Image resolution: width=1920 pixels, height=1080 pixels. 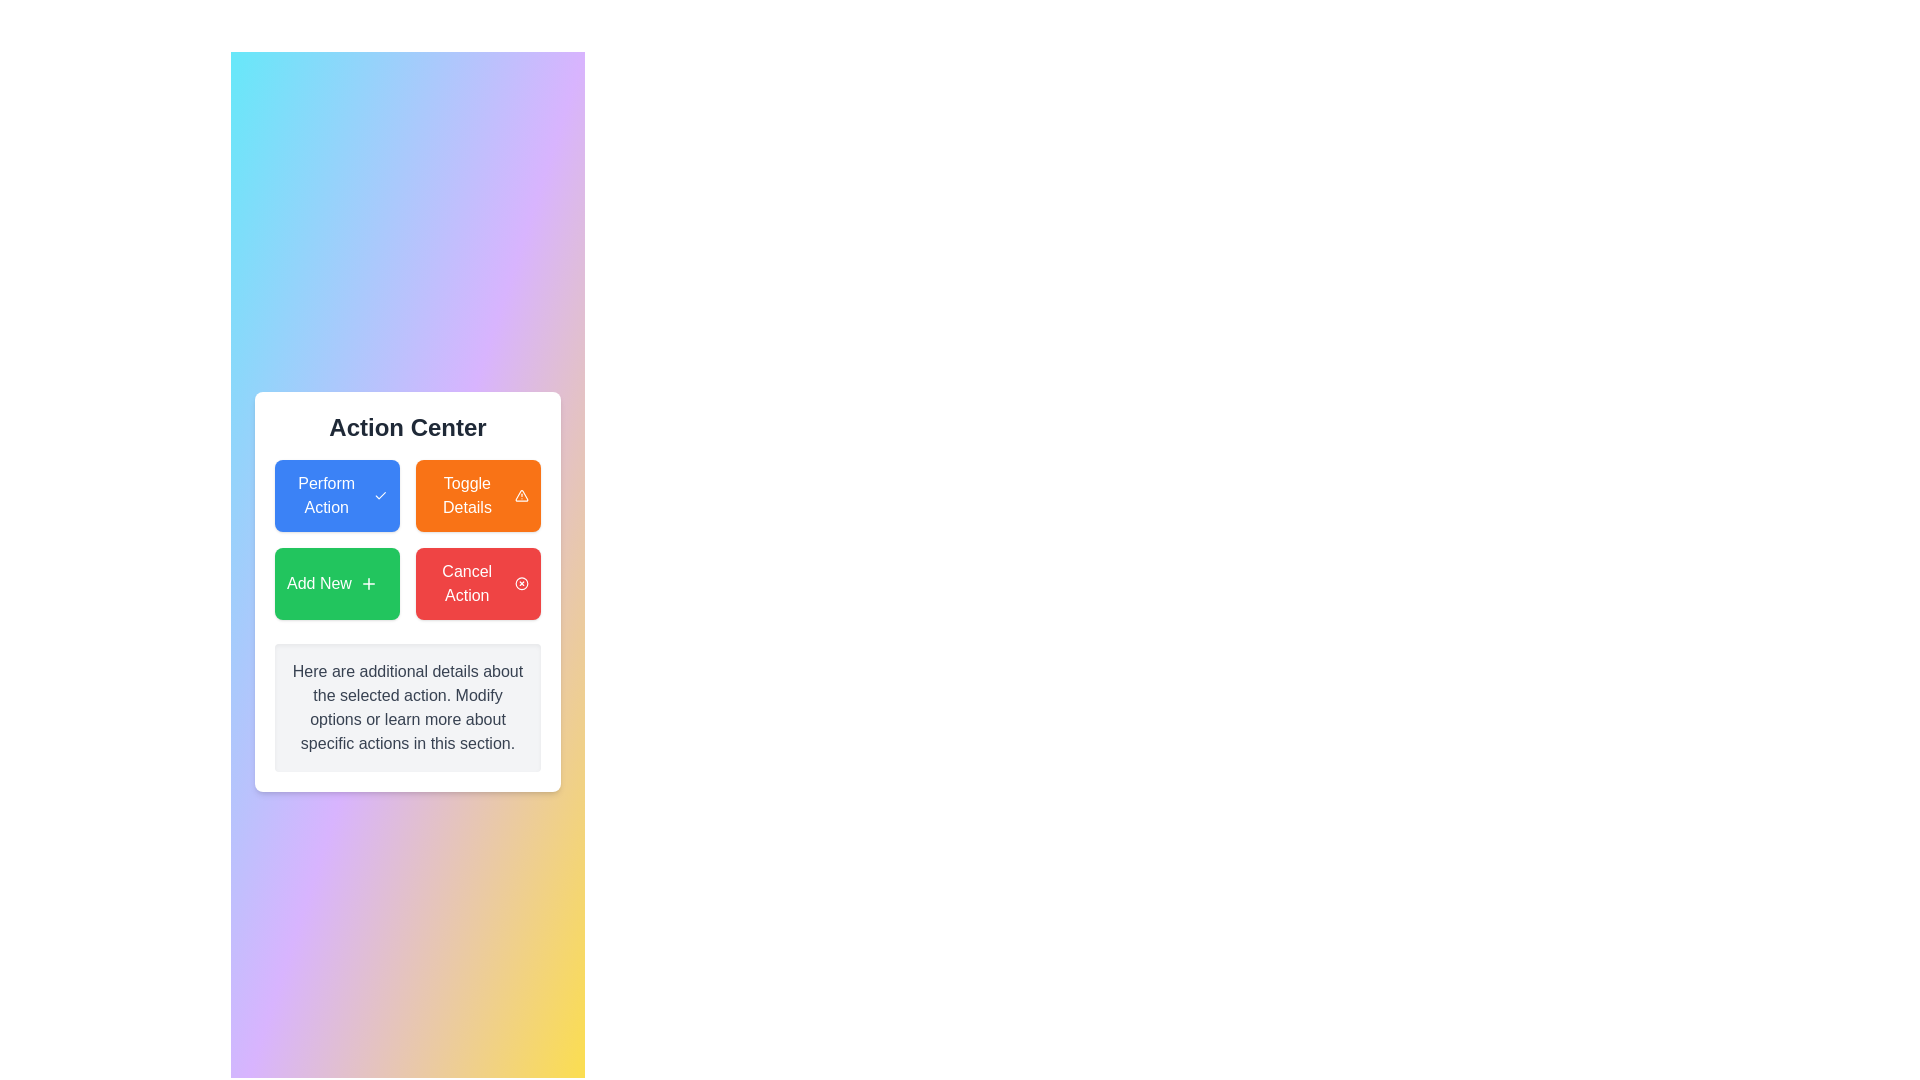 What do you see at coordinates (477, 495) in the screenshot?
I see `the 'Toggle Details' button, which is a vibrant orange button with white text and an alert triangle icon, located in the top-right cell of the 'Action Center' grid` at bounding box center [477, 495].